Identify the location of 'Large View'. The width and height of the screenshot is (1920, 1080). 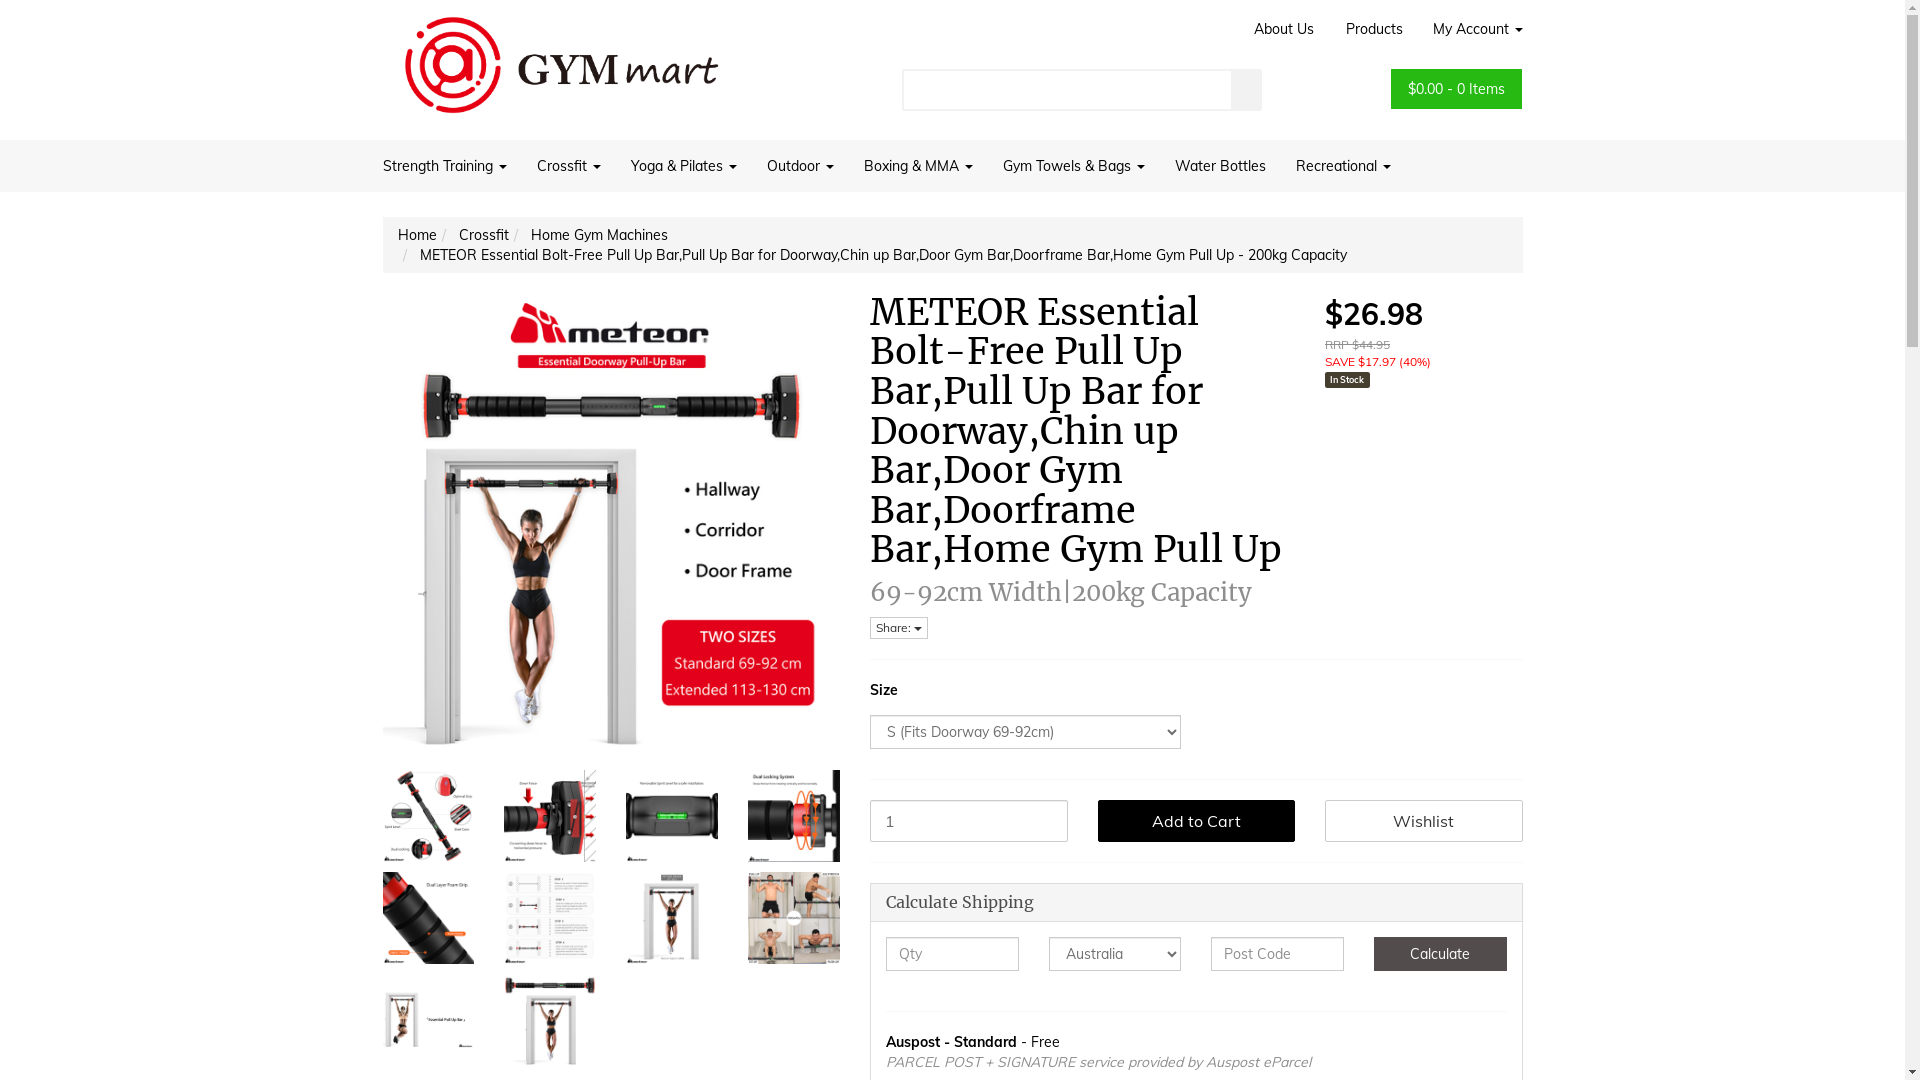
(504, 1019).